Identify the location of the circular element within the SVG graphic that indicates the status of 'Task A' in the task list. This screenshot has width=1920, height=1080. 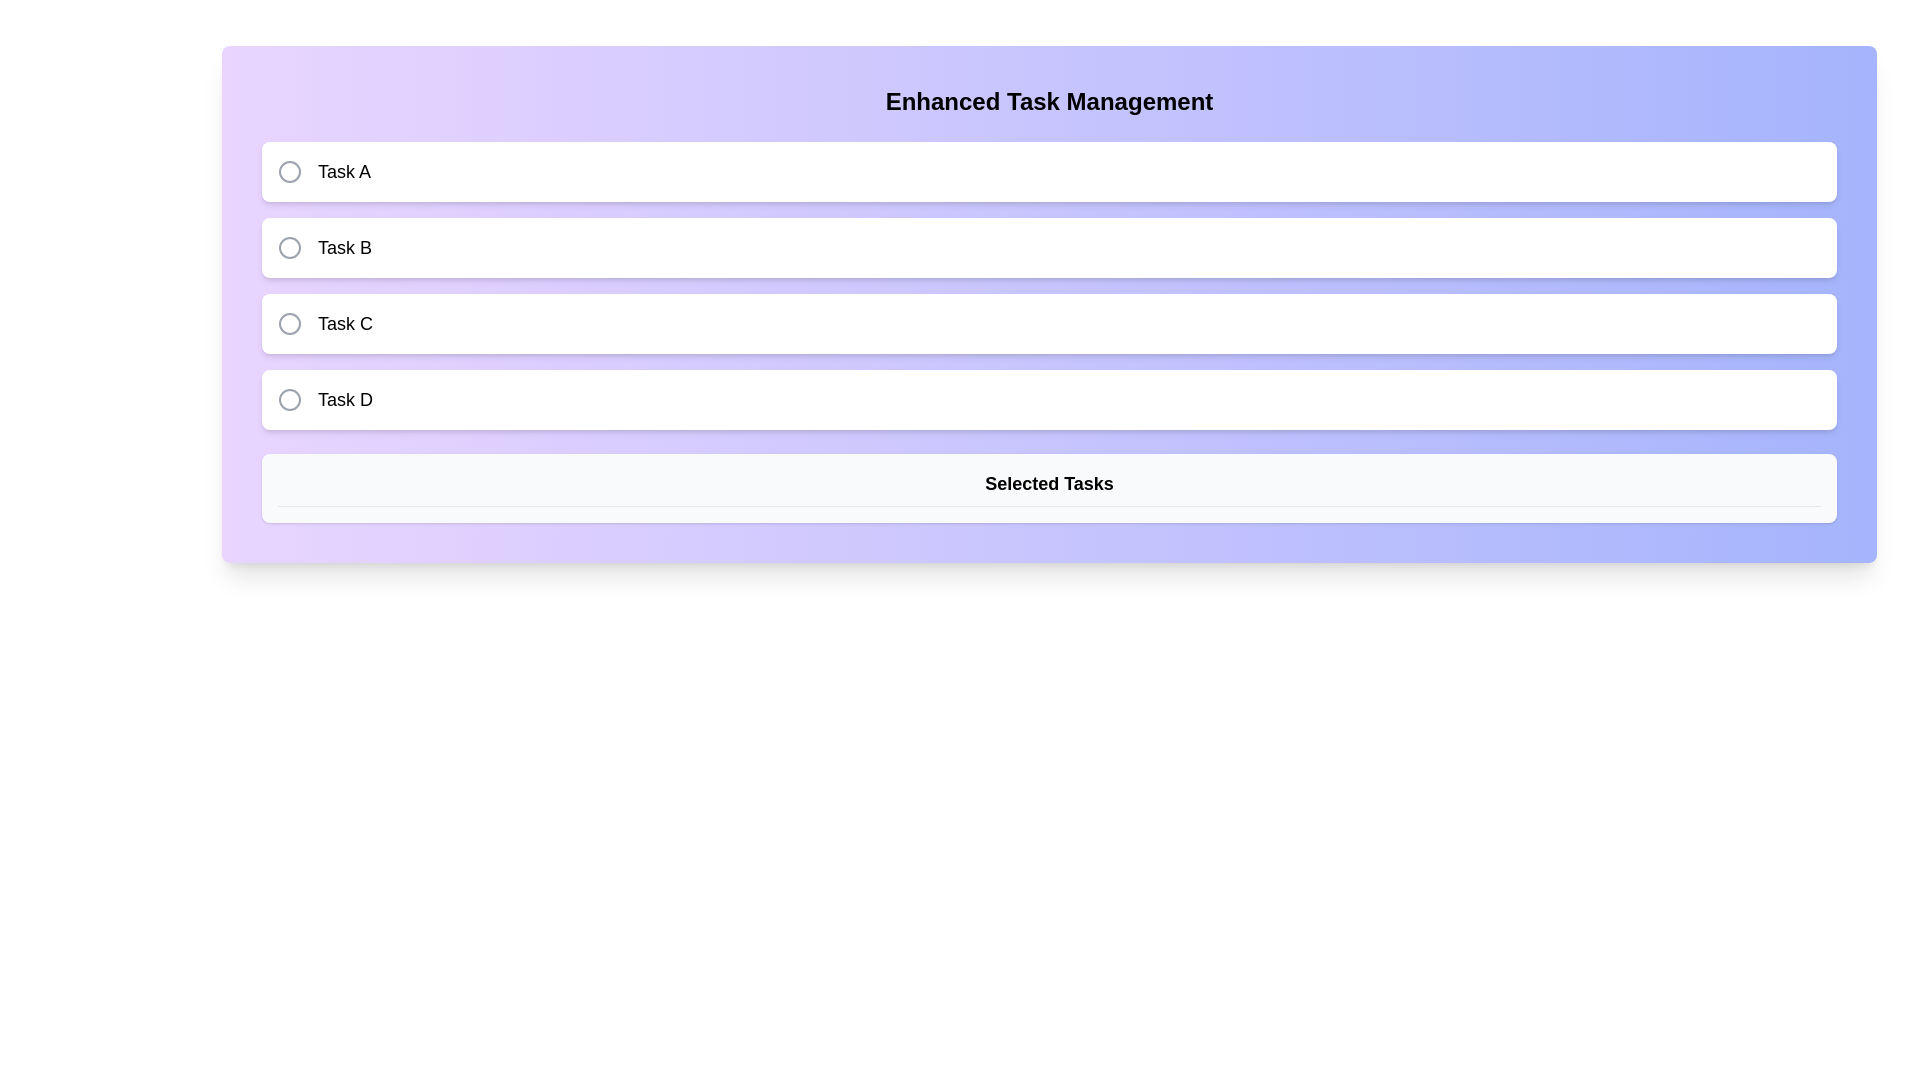
(288, 171).